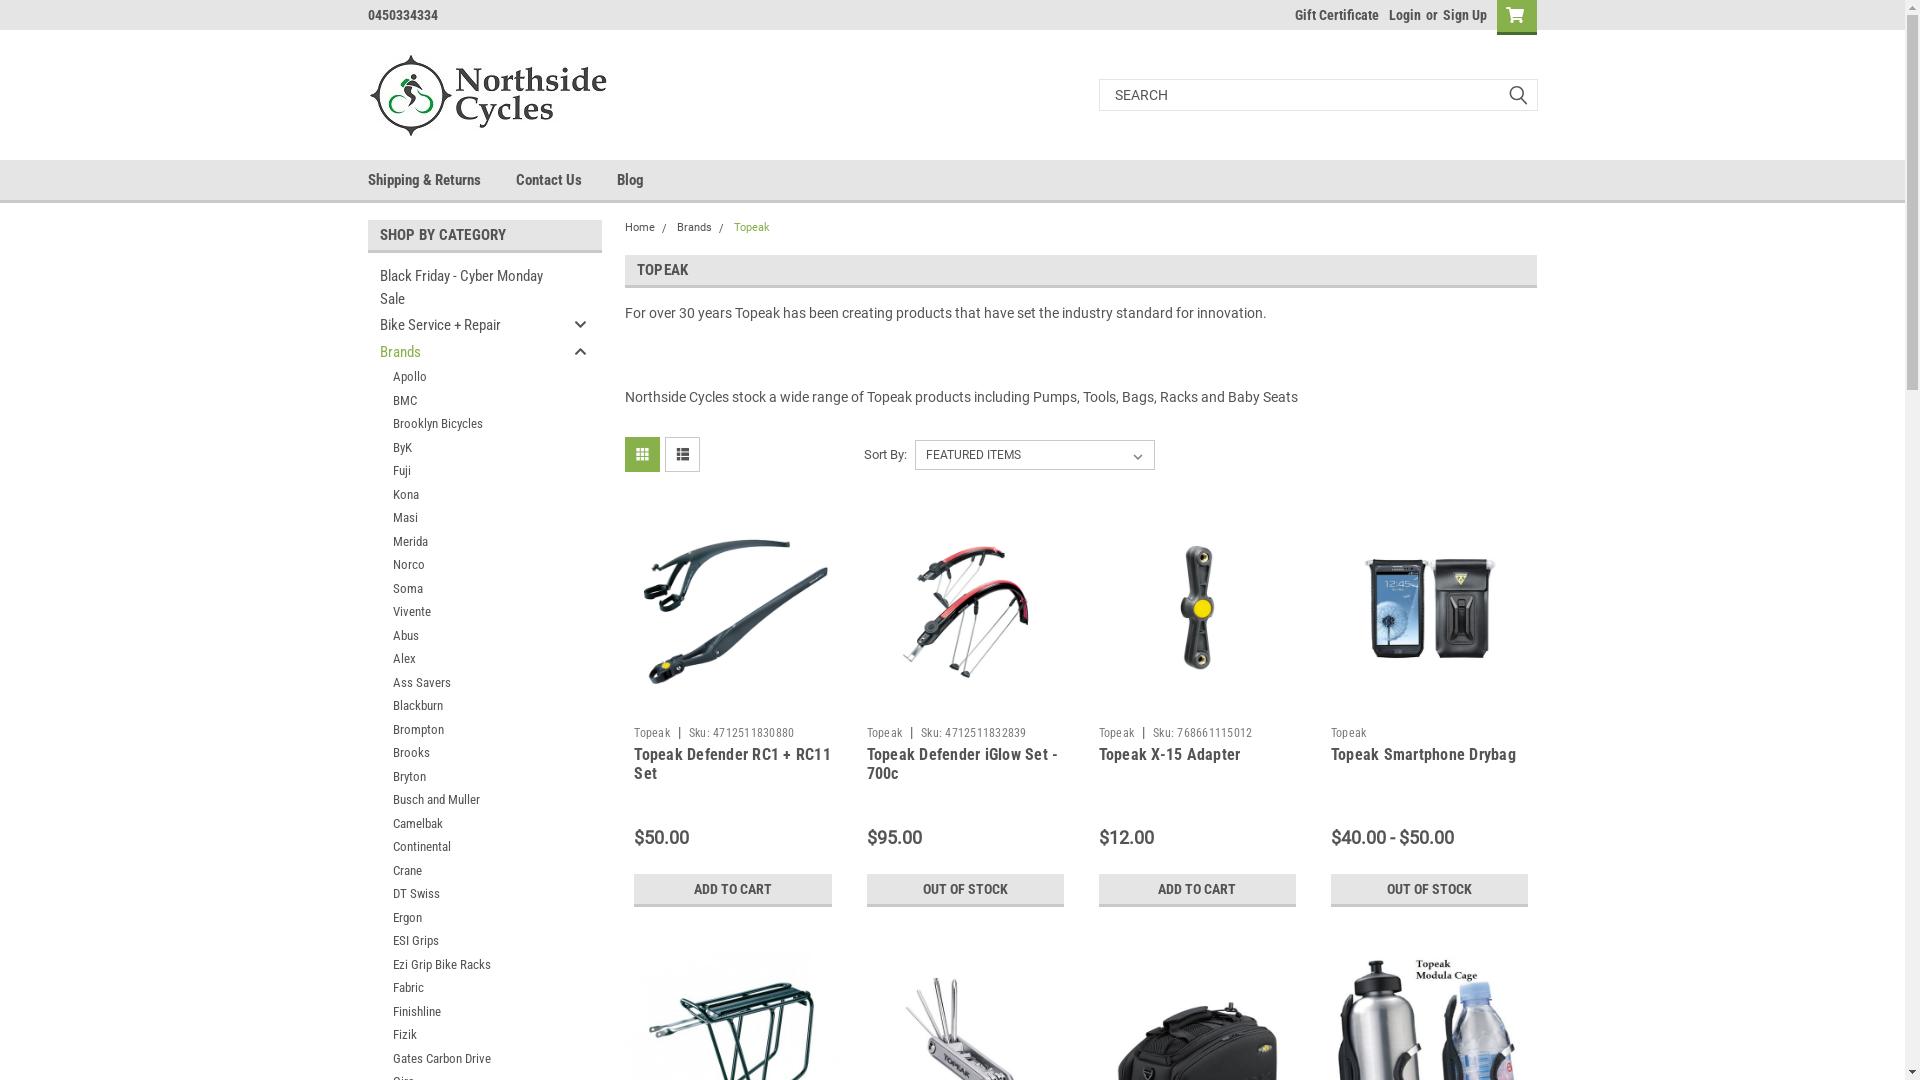 The image size is (1920, 1080). What do you see at coordinates (466, 986) in the screenshot?
I see `'Fabric'` at bounding box center [466, 986].